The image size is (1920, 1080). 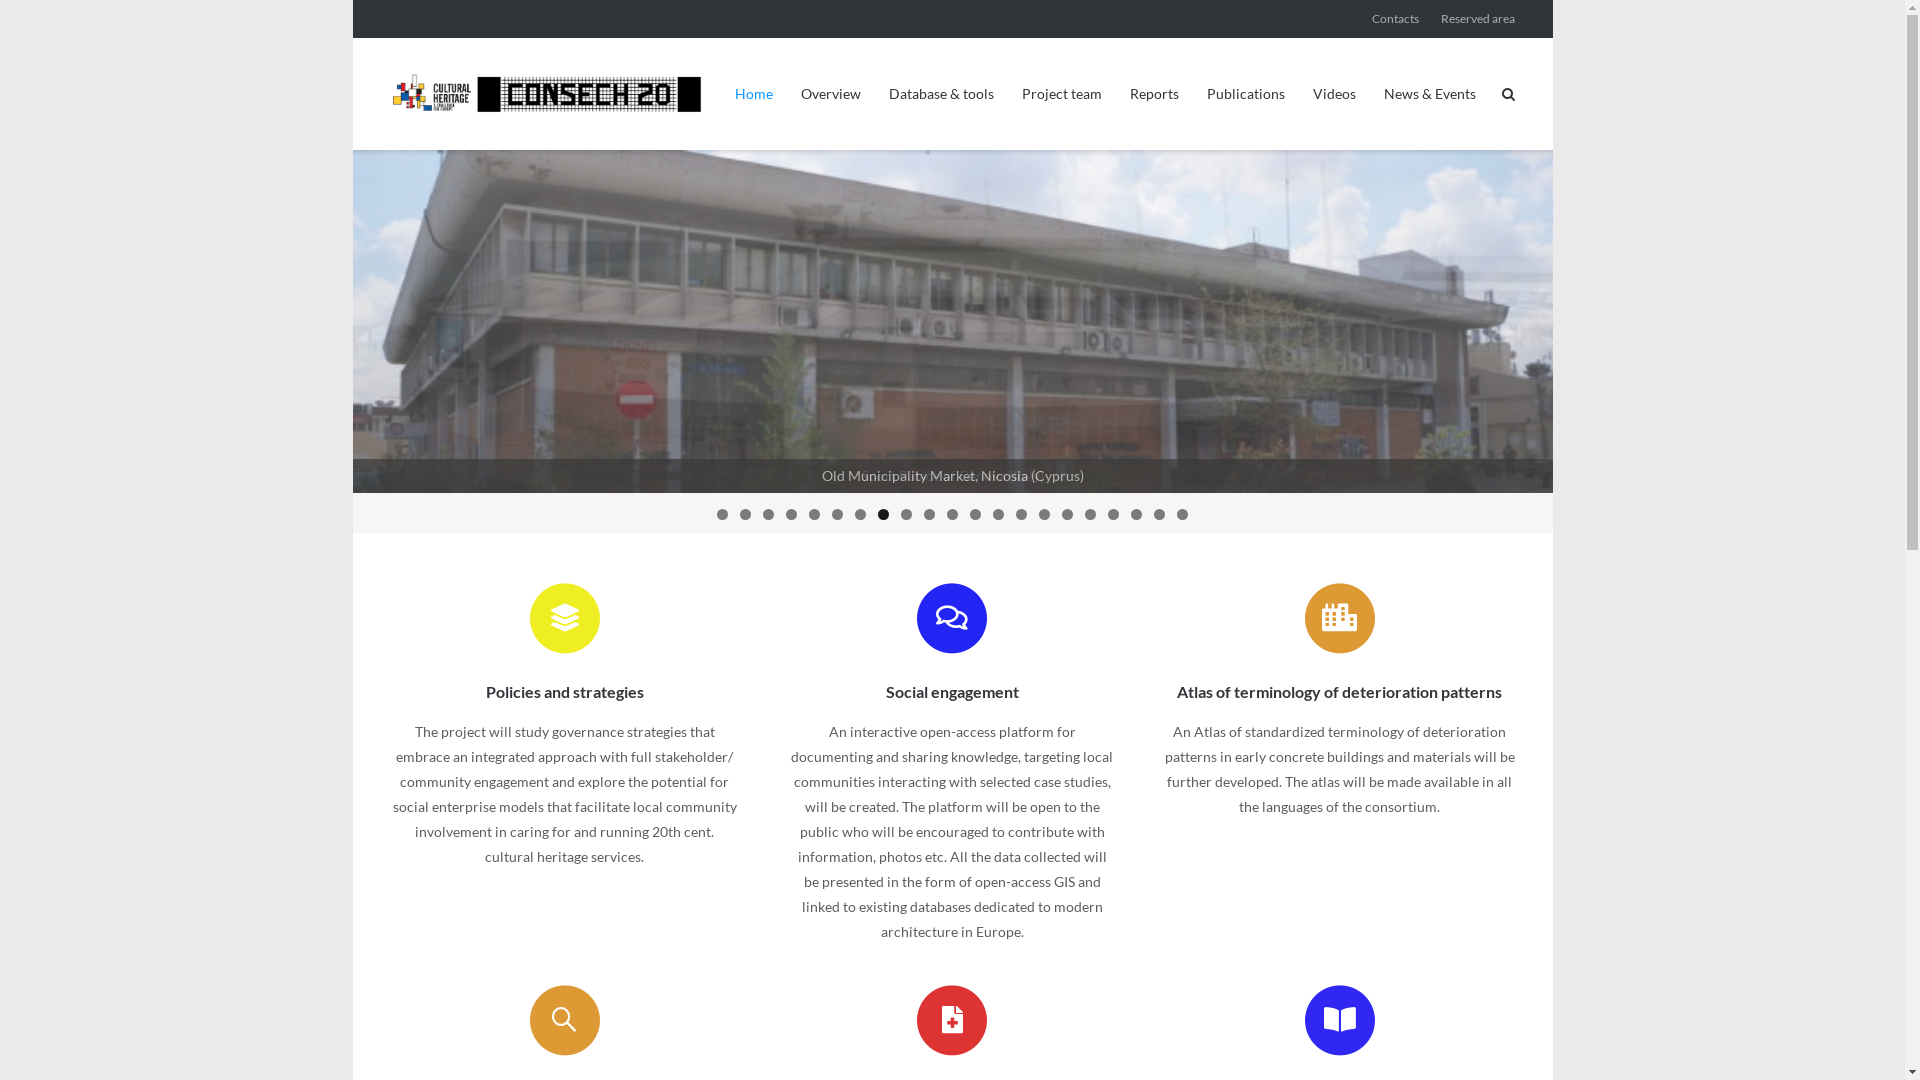 What do you see at coordinates (1371, 19) in the screenshot?
I see `'Contacts'` at bounding box center [1371, 19].